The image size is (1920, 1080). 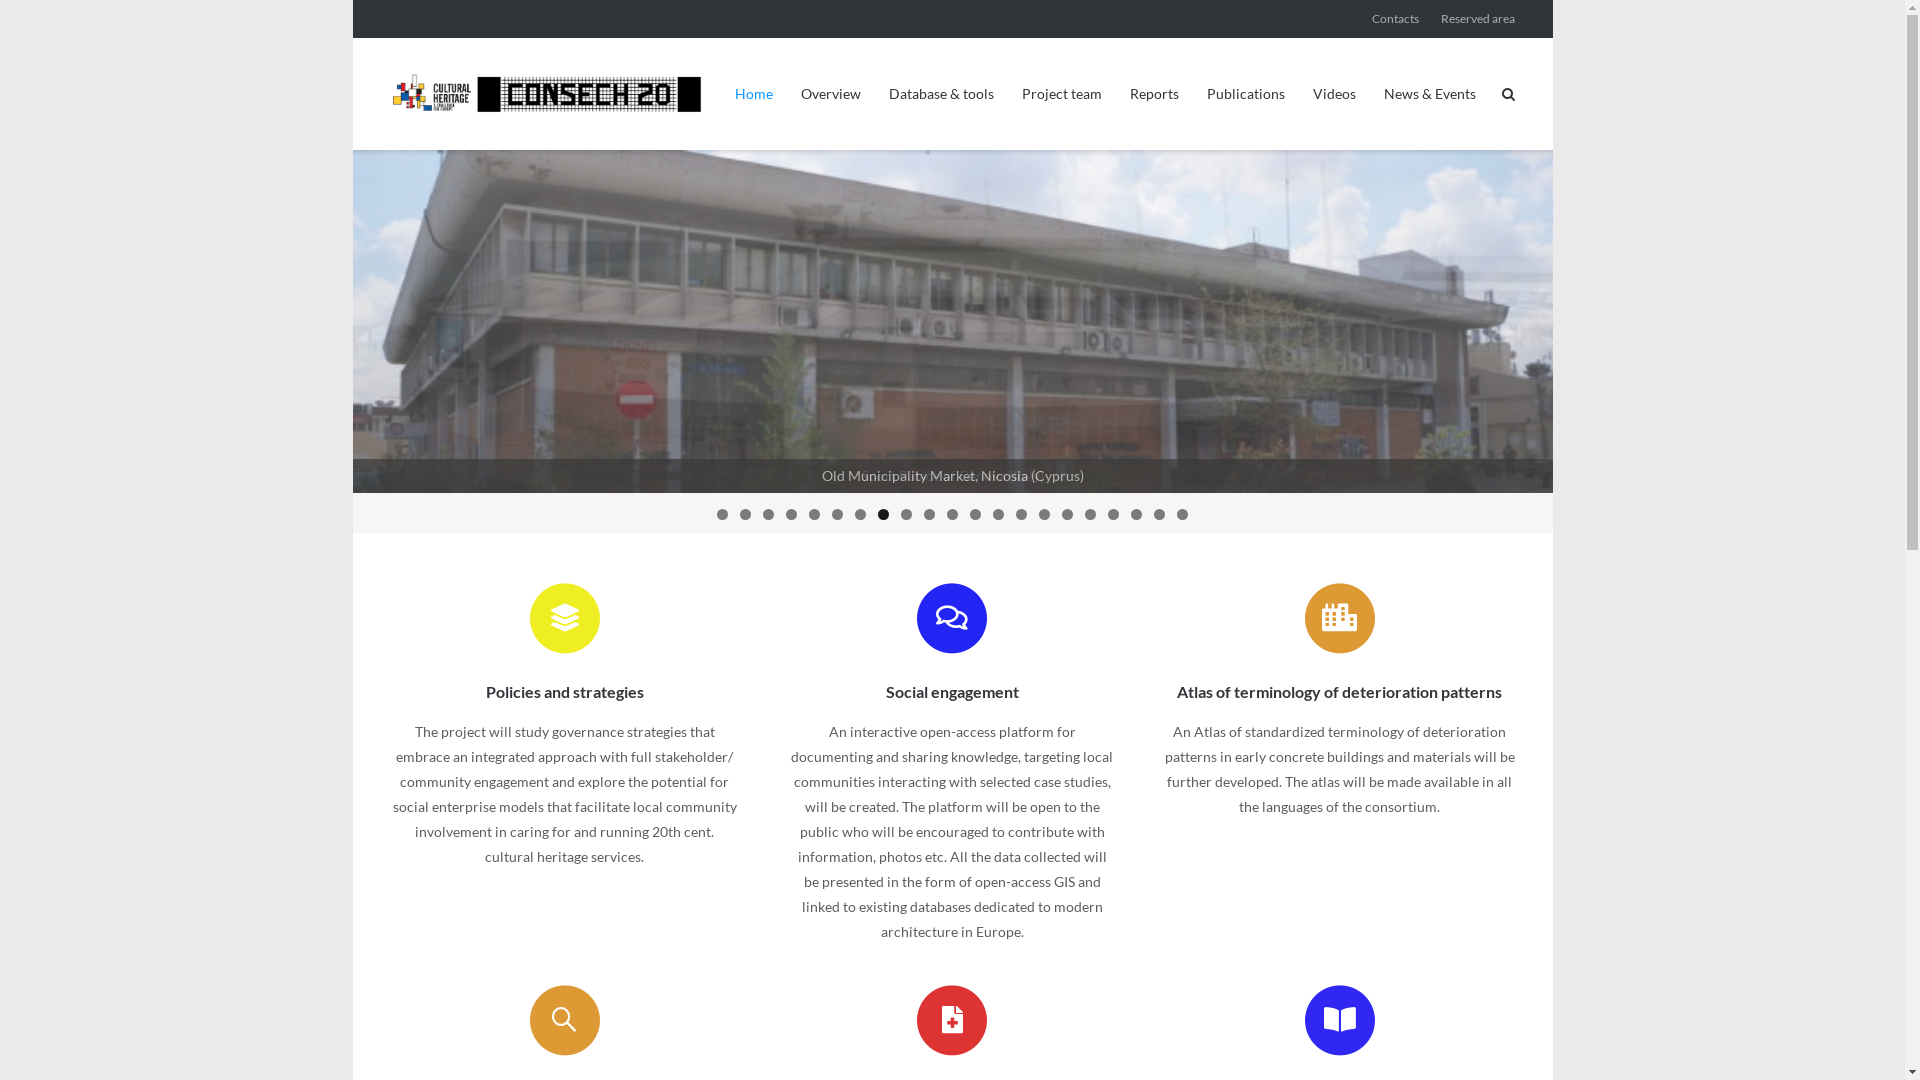 What do you see at coordinates (1371, 19) in the screenshot?
I see `'Contacts'` at bounding box center [1371, 19].